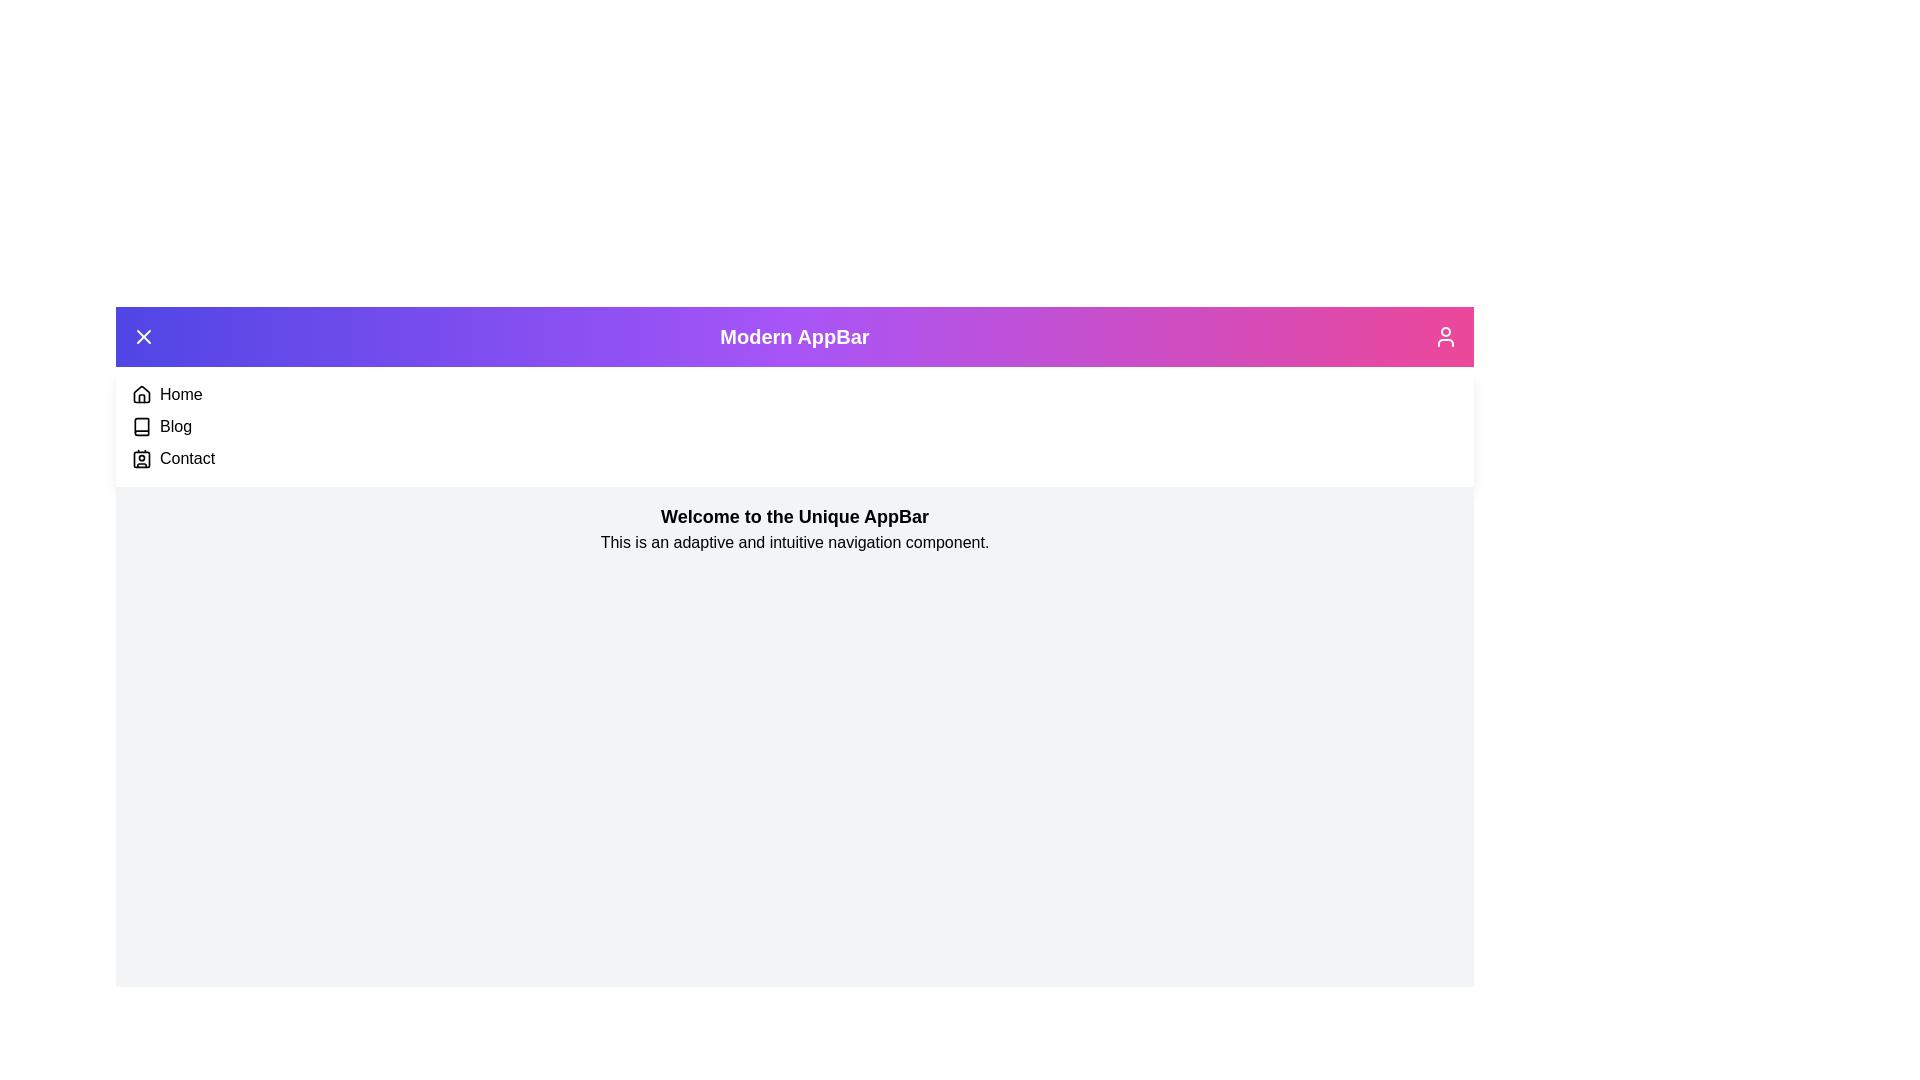  I want to click on the navigation item Contact from the menu, so click(141, 459).